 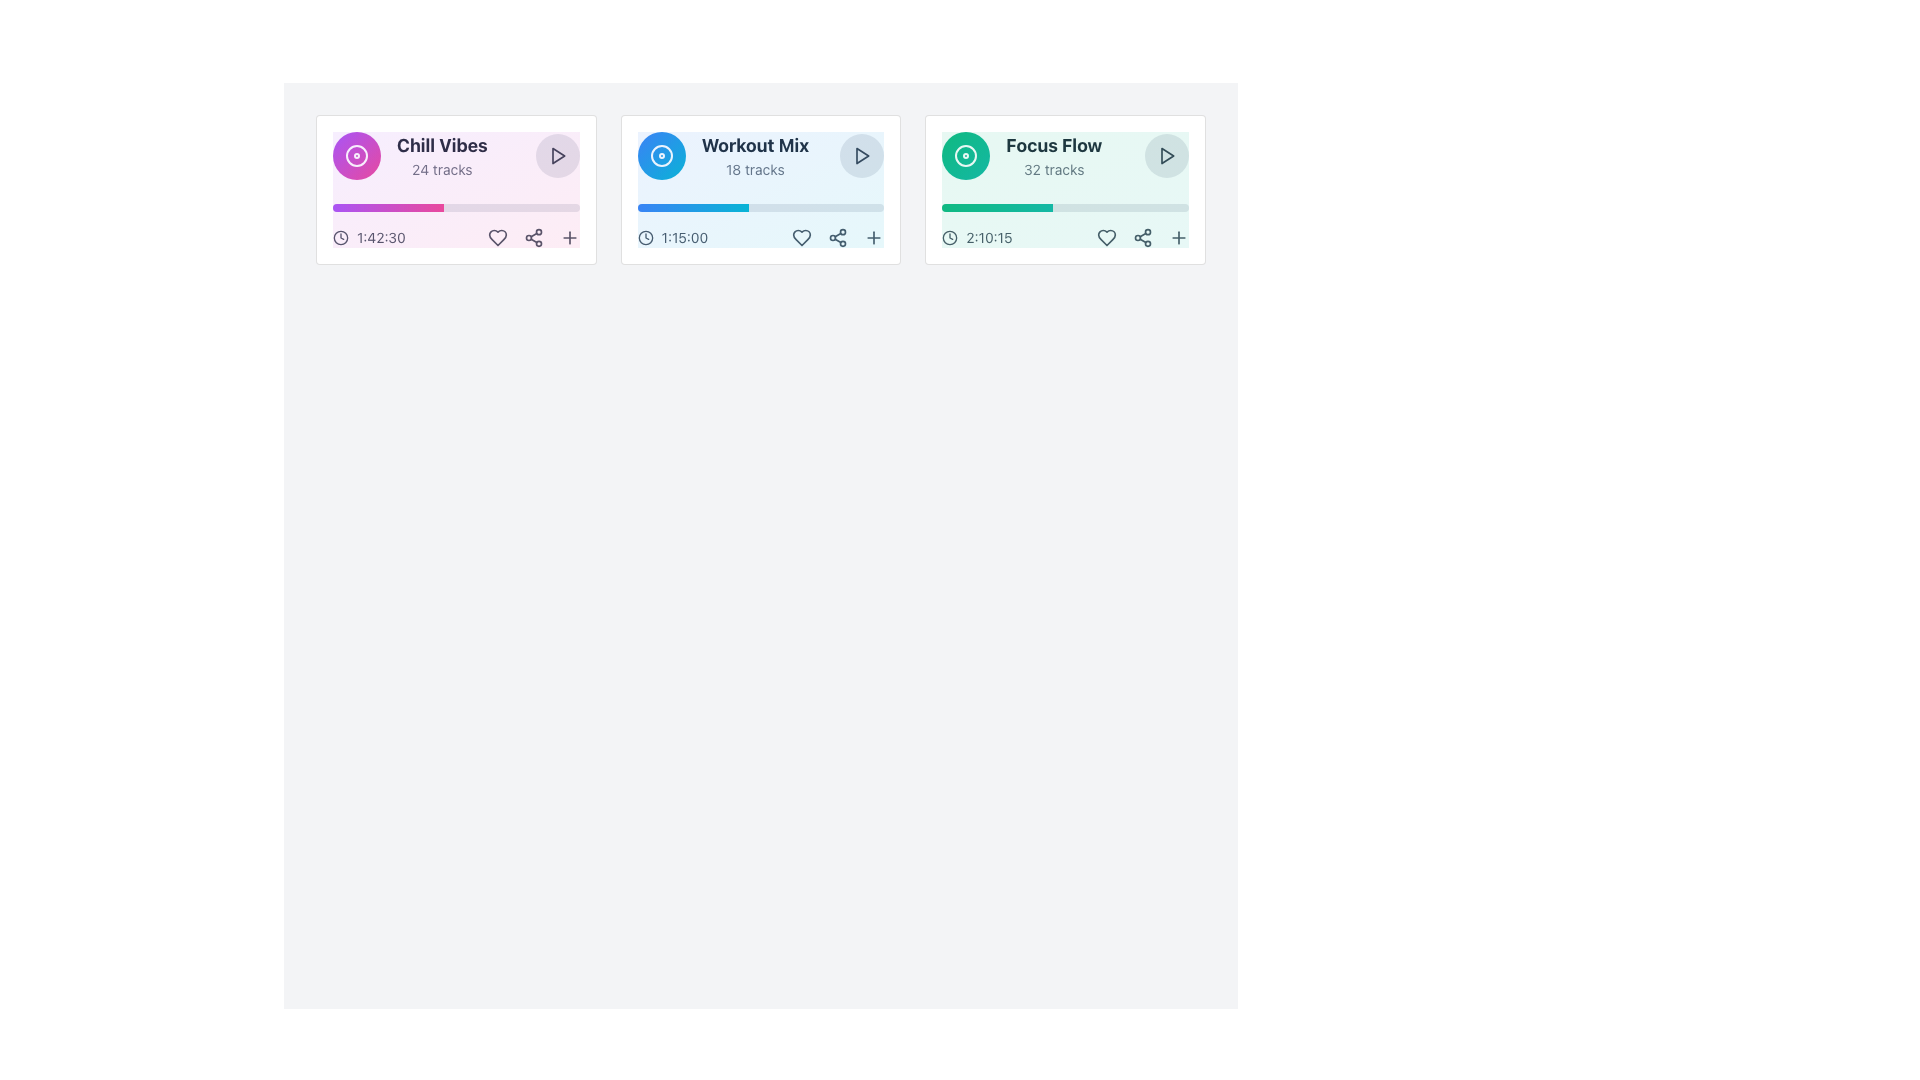 I want to click on the heart-shaped icon with an outline style located at the bottom-right corner of the 'Chill Vibes' card, so click(x=497, y=237).